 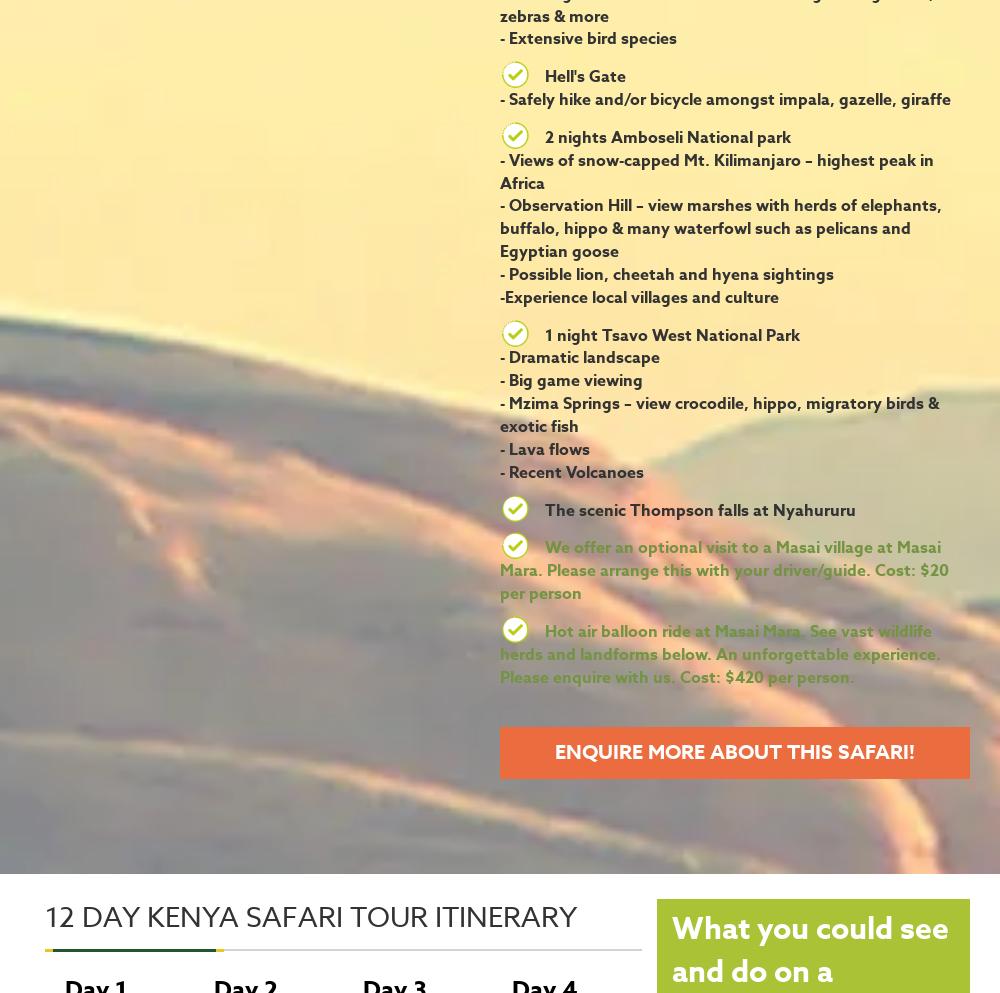 I want to click on 'Enquire more about this safari!', so click(x=734, y=751).